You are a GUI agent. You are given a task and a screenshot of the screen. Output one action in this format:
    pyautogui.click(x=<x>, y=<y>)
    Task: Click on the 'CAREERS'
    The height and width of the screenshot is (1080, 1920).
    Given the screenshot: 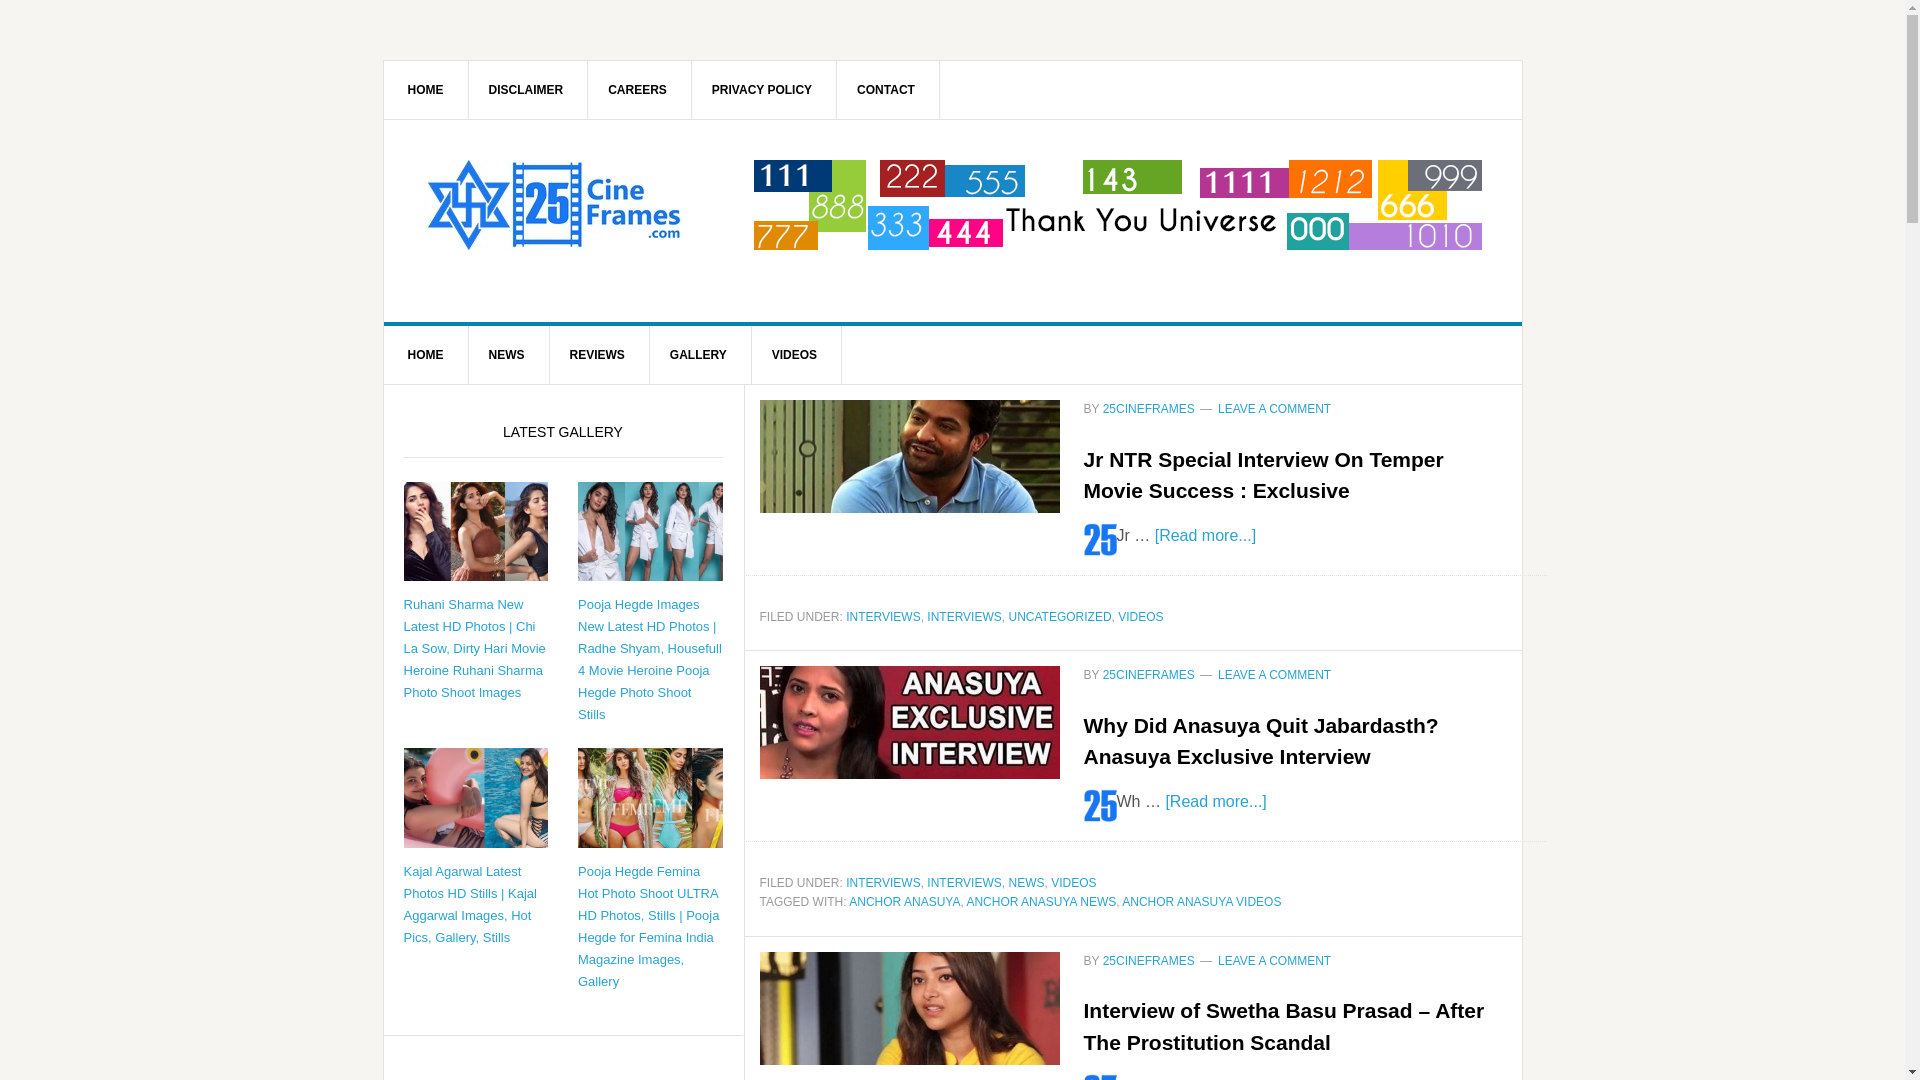 What is the action you would take?
    pyautogui.click(x=583, y=88)
    